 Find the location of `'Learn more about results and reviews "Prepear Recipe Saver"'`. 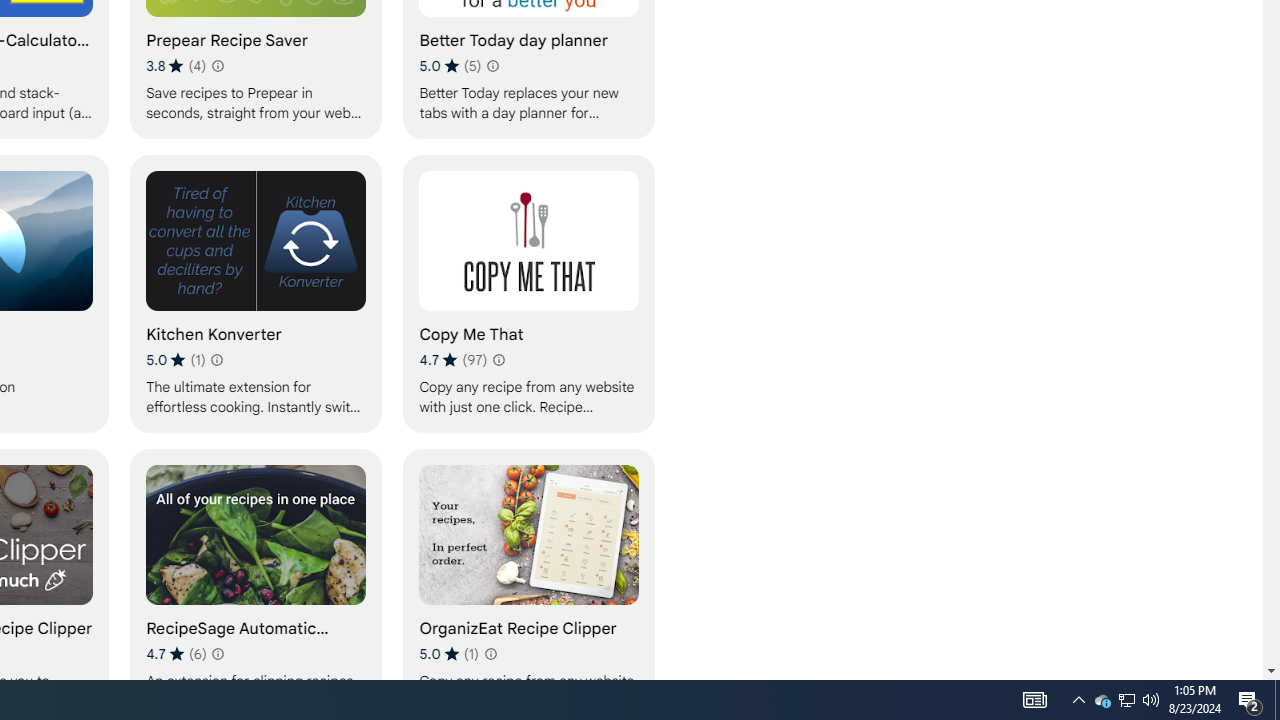

'Learn more about results and reviews "Prepear Recipe Saver"' is located at coordinates (216, 64).